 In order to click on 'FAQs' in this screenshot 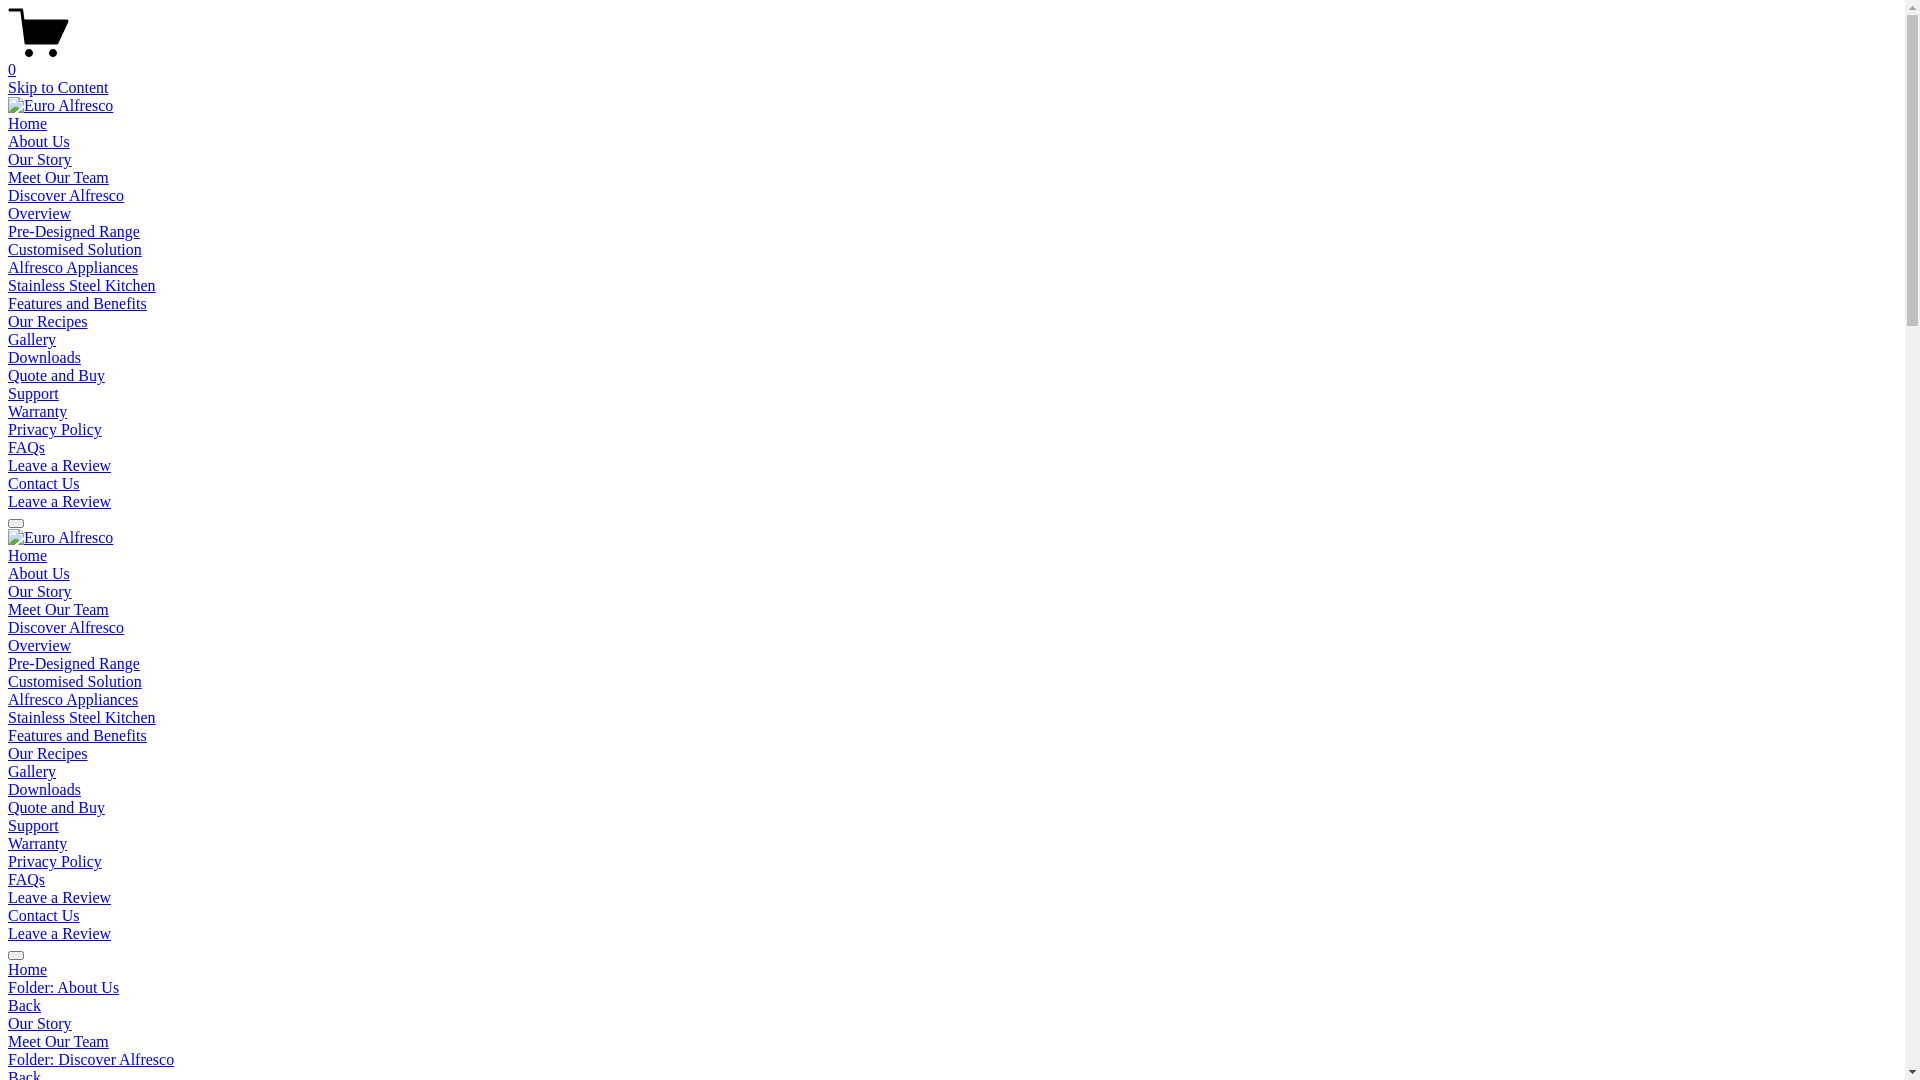, I will do `click(26, 878)`.